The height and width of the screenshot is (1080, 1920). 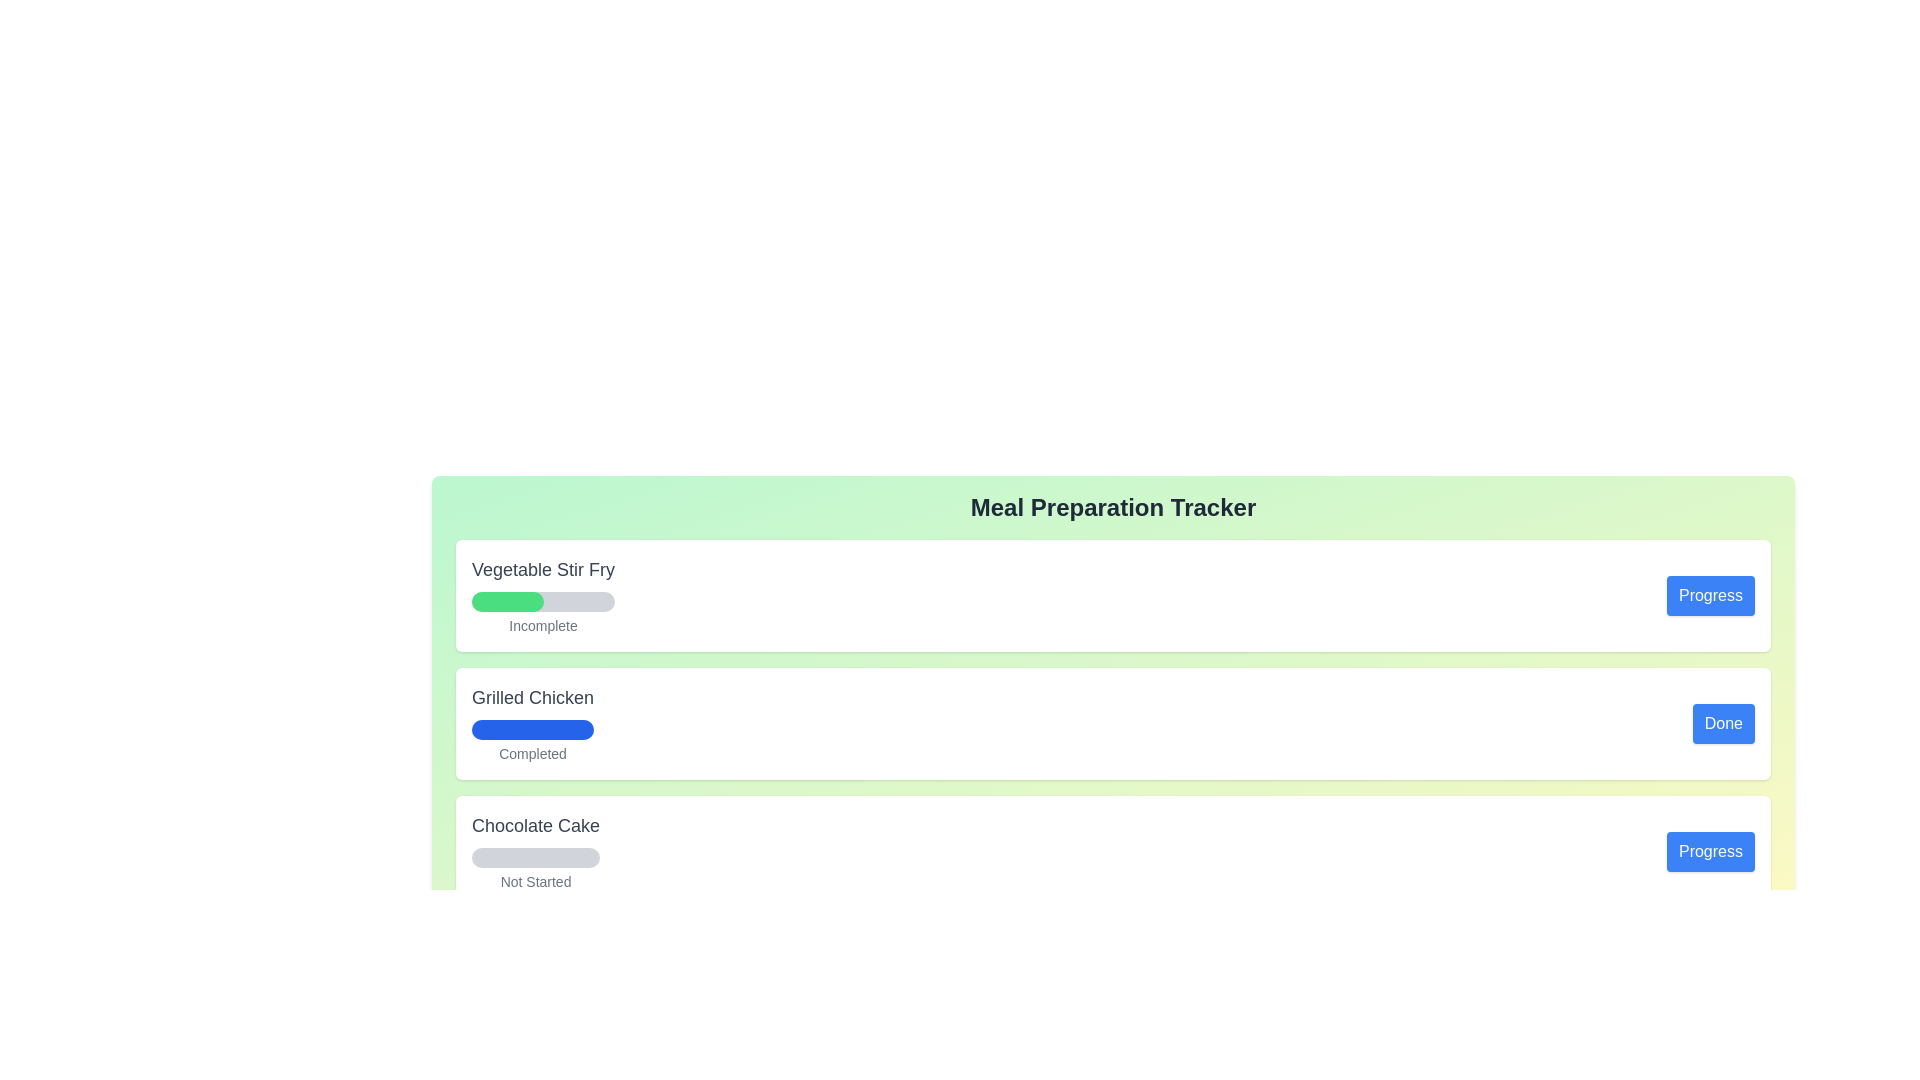 I want to click on the Progress indicator representing 50% completion of the 'Vegetable Stir Fry' task, located at the top of the interface, so click(x=507, y=600).